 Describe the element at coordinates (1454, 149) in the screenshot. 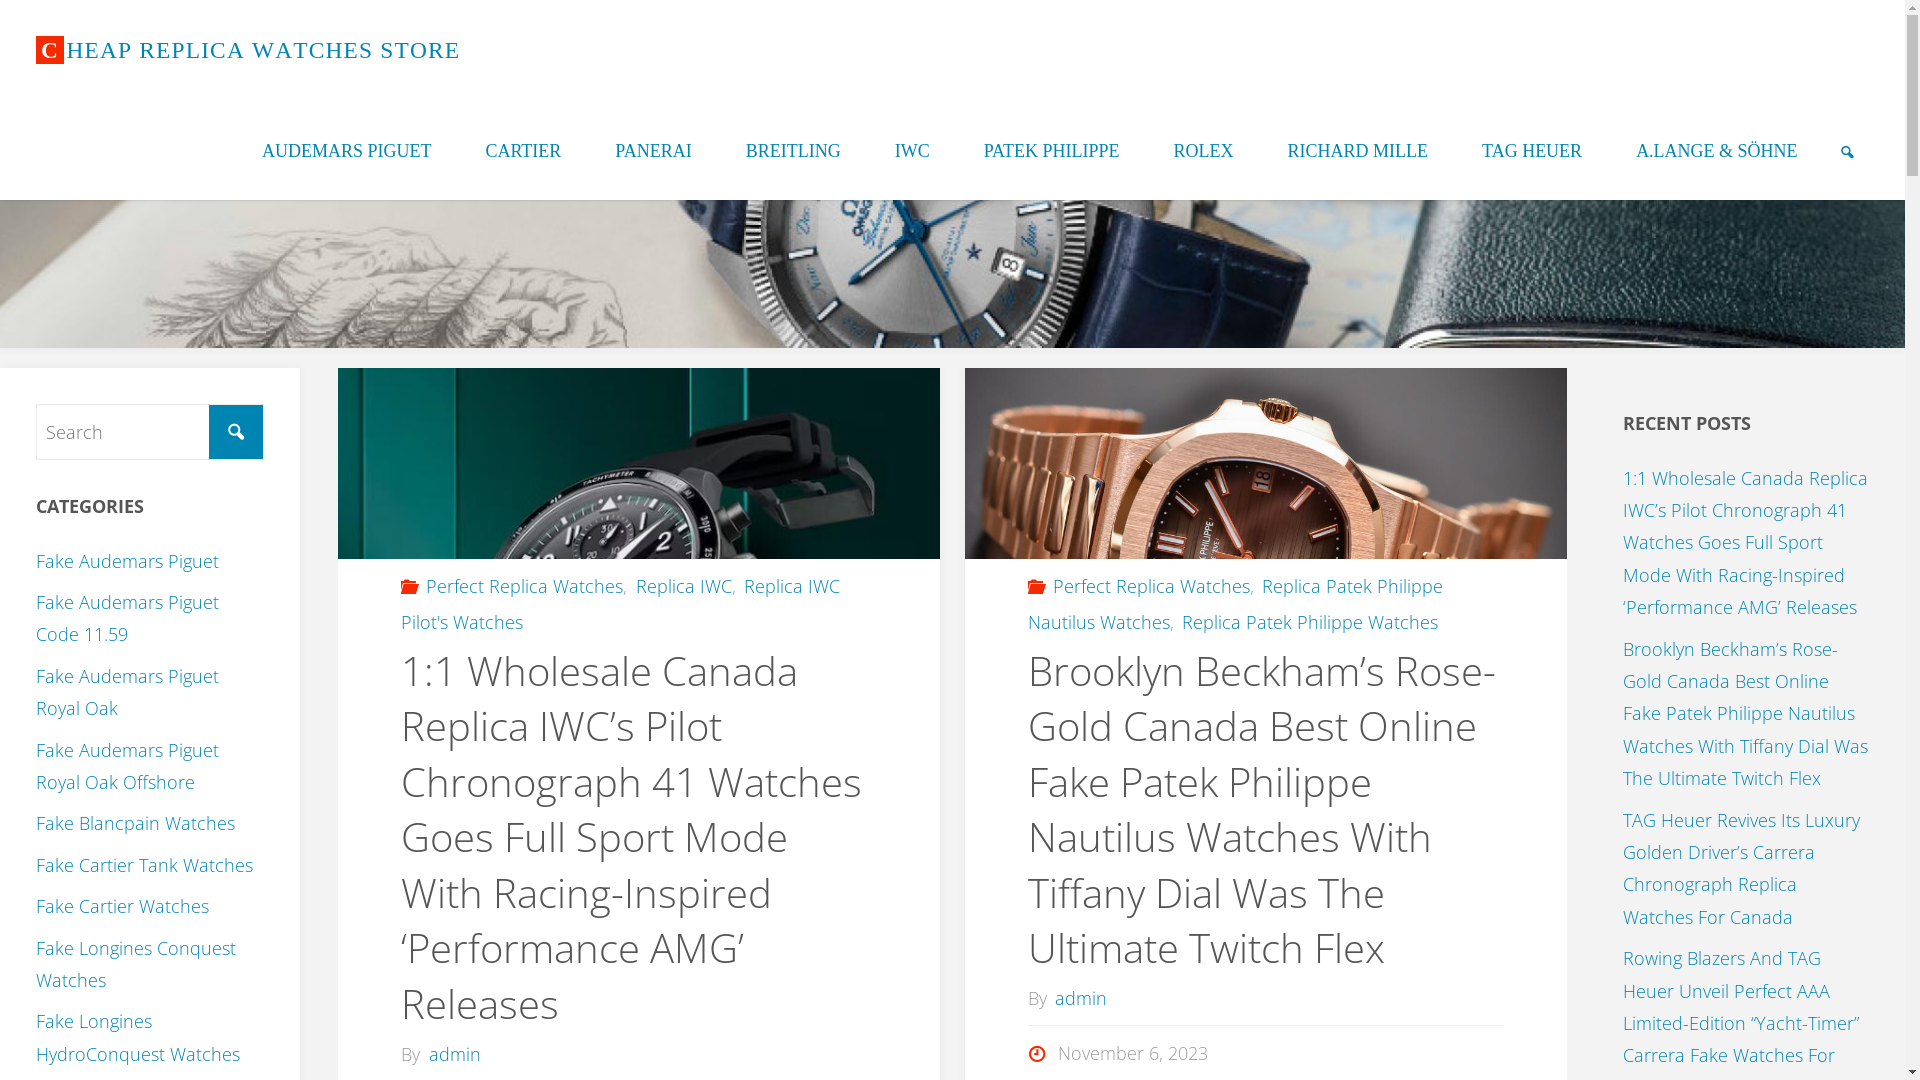

I see `'TAG HEUER'` at that location.